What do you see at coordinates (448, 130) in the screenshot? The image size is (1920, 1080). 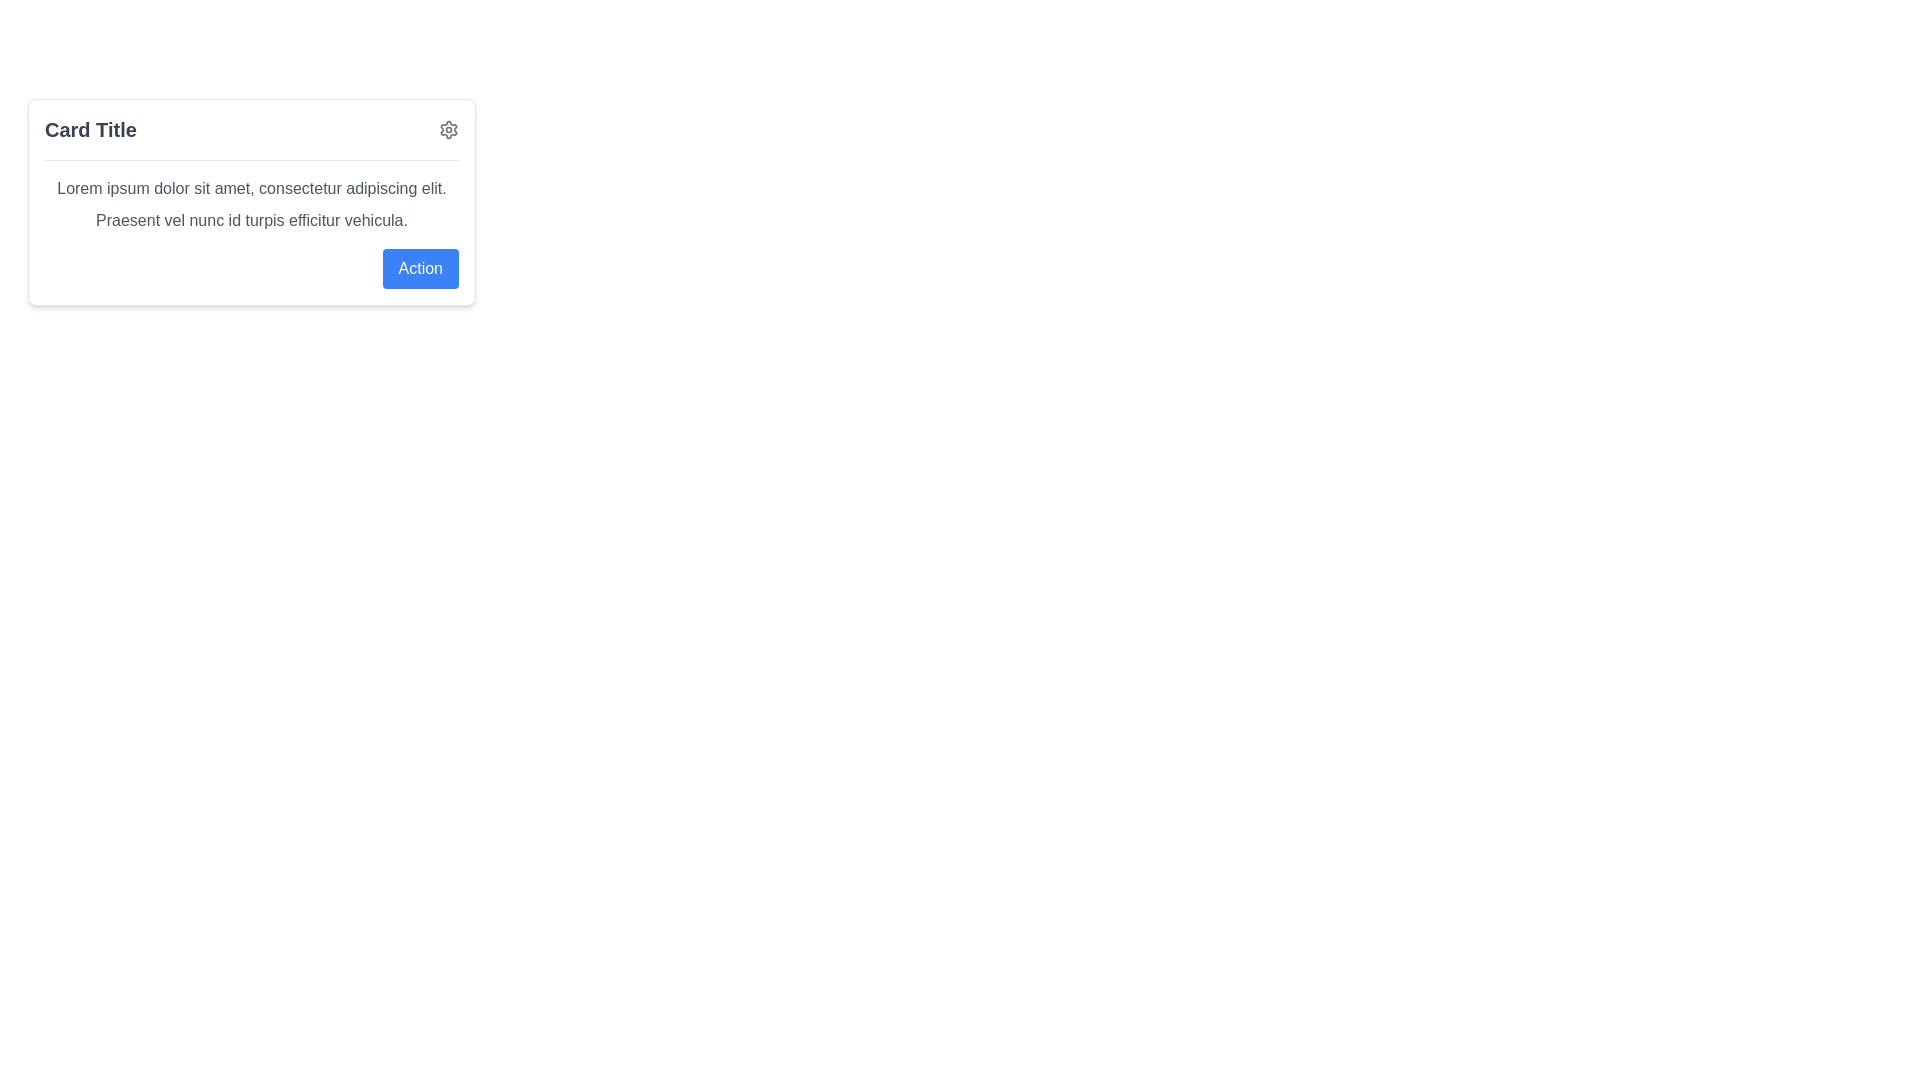 I see `the SVG Icon located in the top-right corner of the card component titled 'Card Title'` at bounding box center [448, 130].